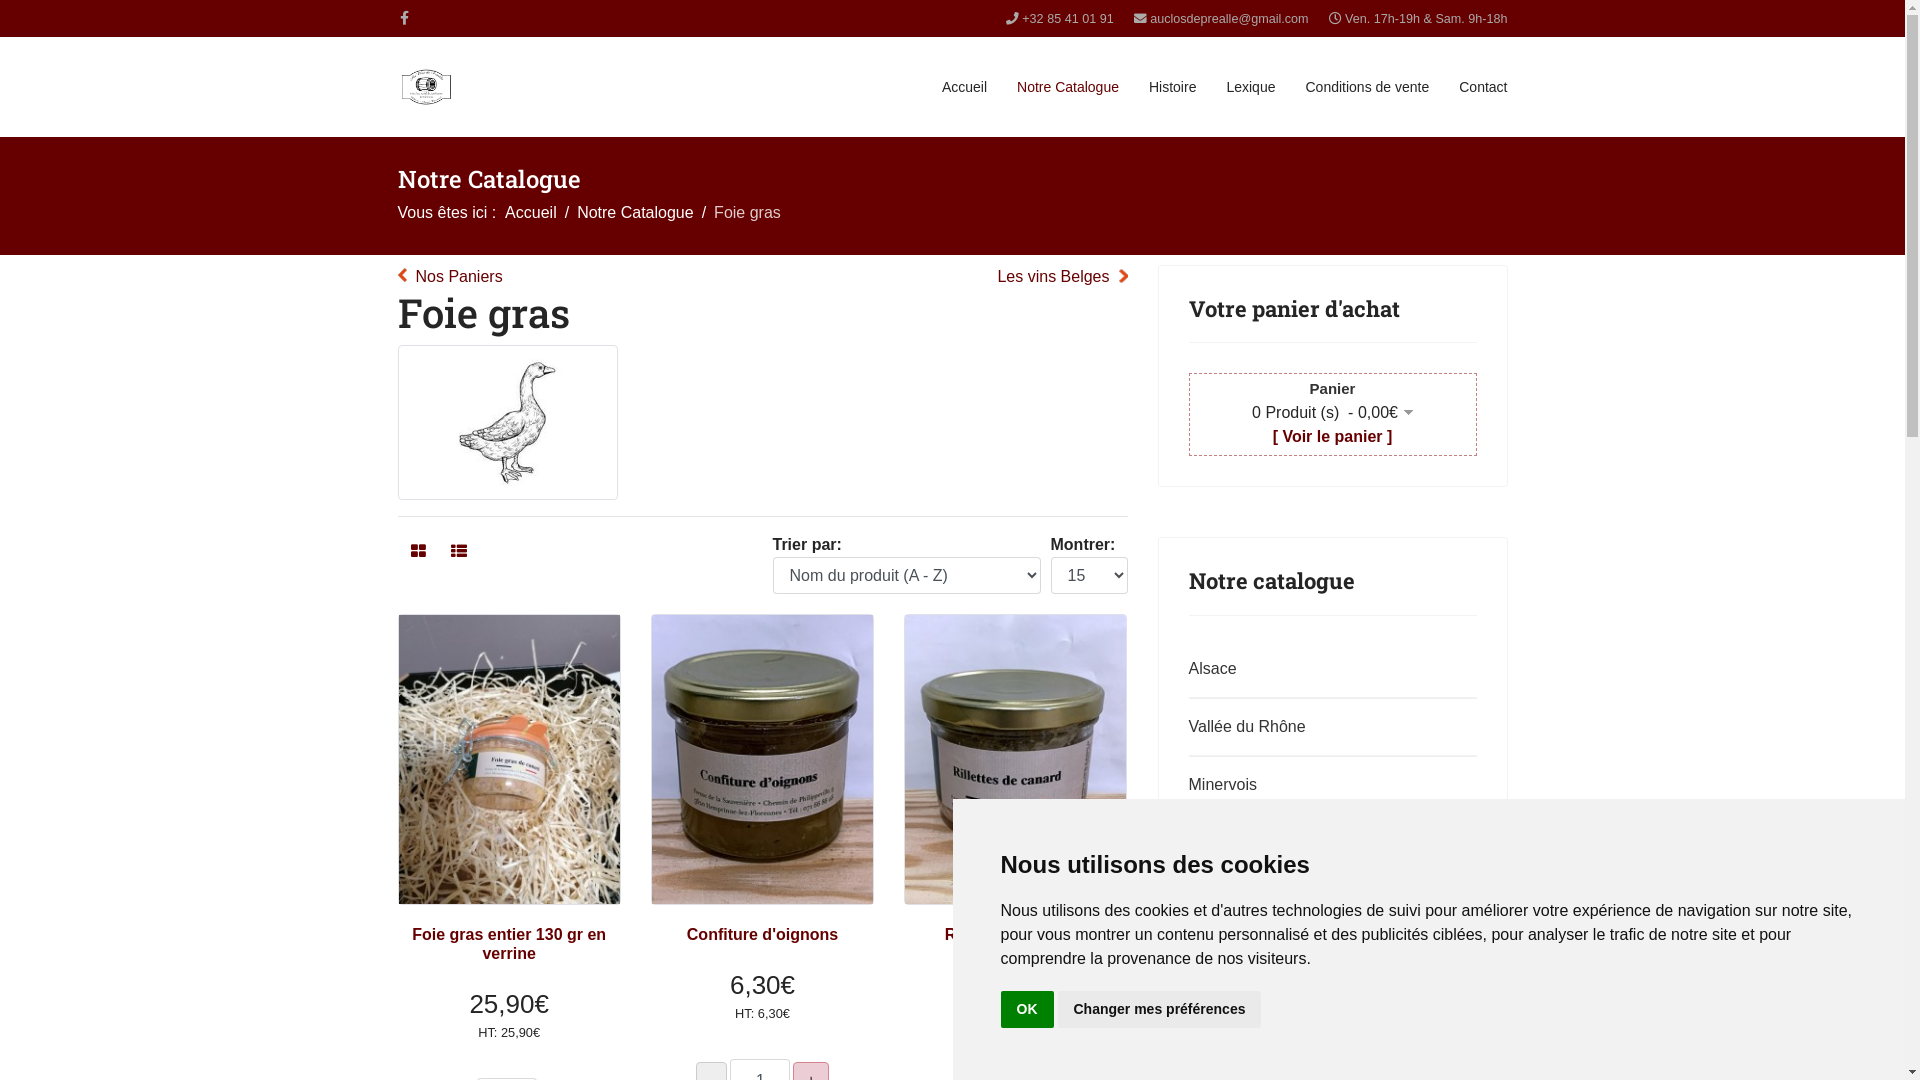 The image size is (1920, 1080). What do you see at coordinates (1227, 19) in the screenshot?
I see `'auclosdeprealle@gmail.com'` at bounding box center [1227, 19].